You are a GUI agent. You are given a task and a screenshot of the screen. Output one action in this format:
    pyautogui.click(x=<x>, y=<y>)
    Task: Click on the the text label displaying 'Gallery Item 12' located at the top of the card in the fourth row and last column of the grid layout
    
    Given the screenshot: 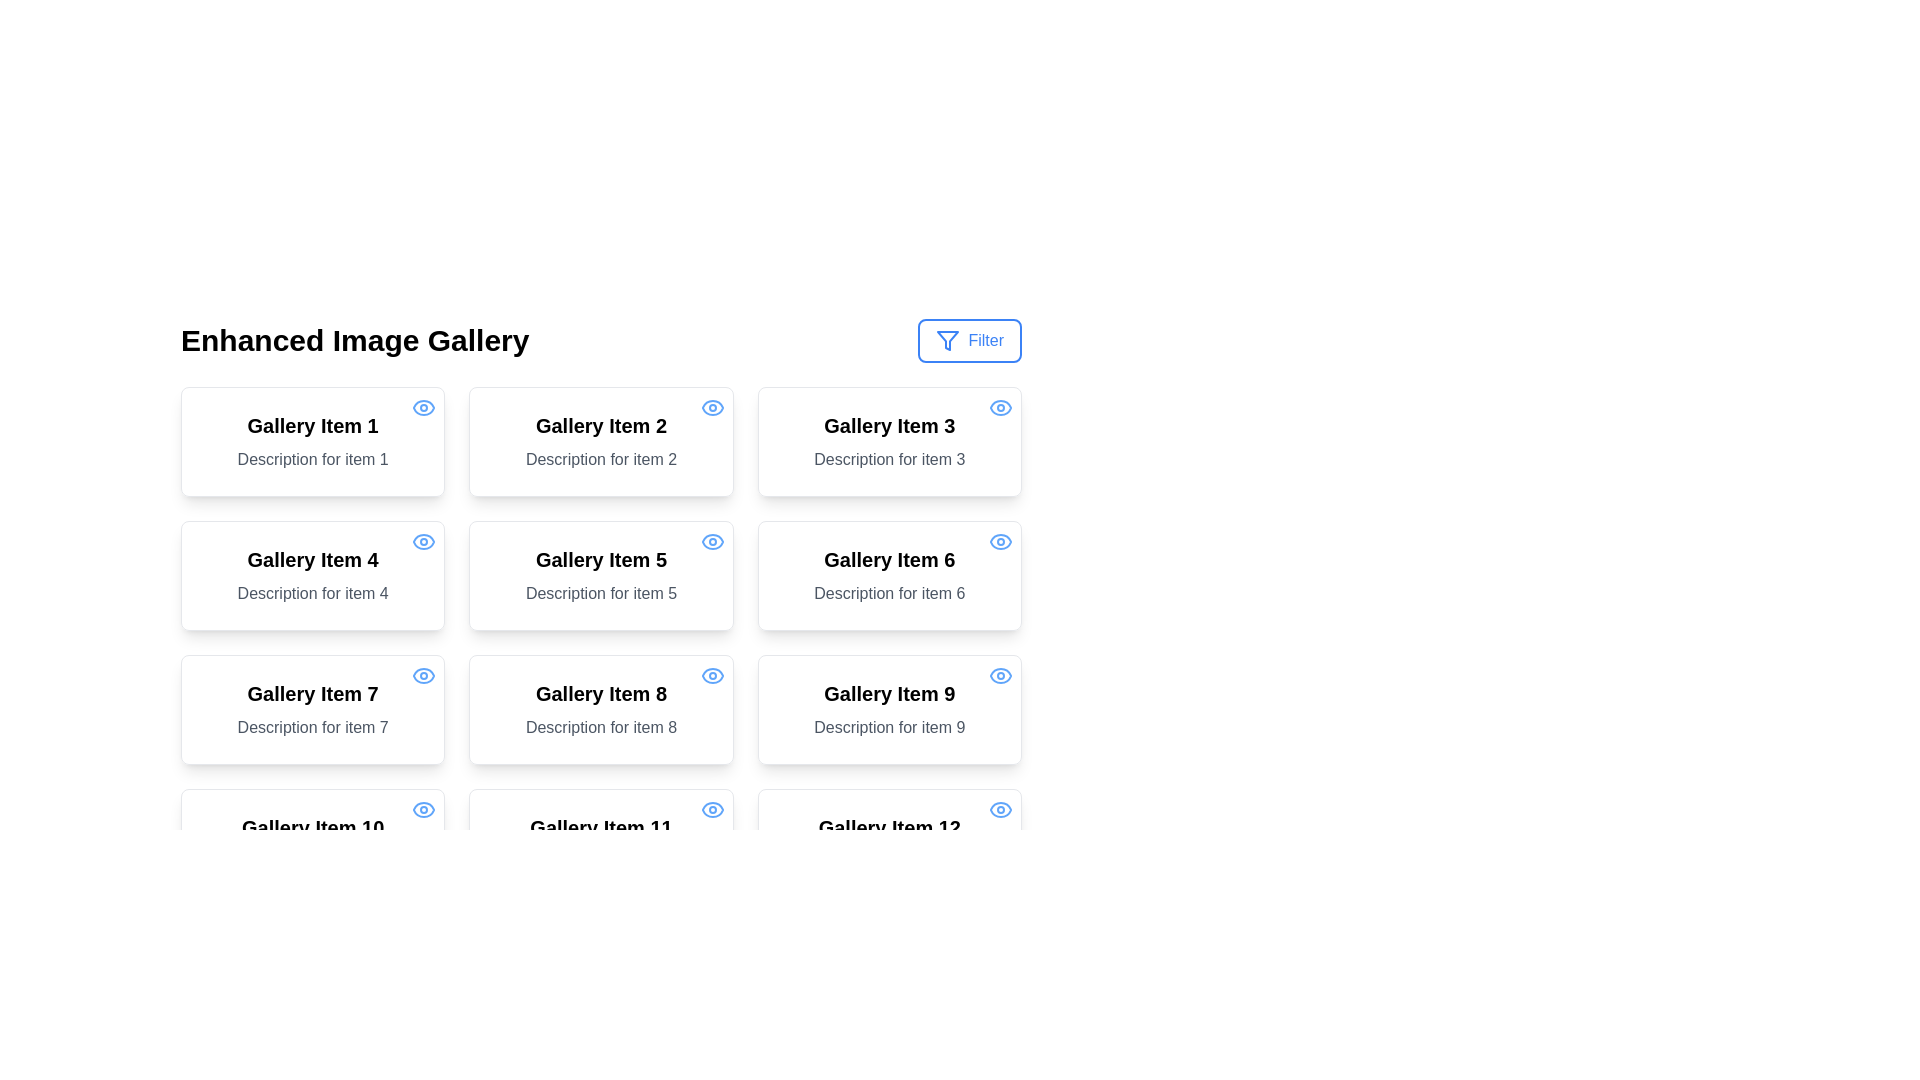 What is the action you would take?
    pyautogui.click(x=888, y=828)
    